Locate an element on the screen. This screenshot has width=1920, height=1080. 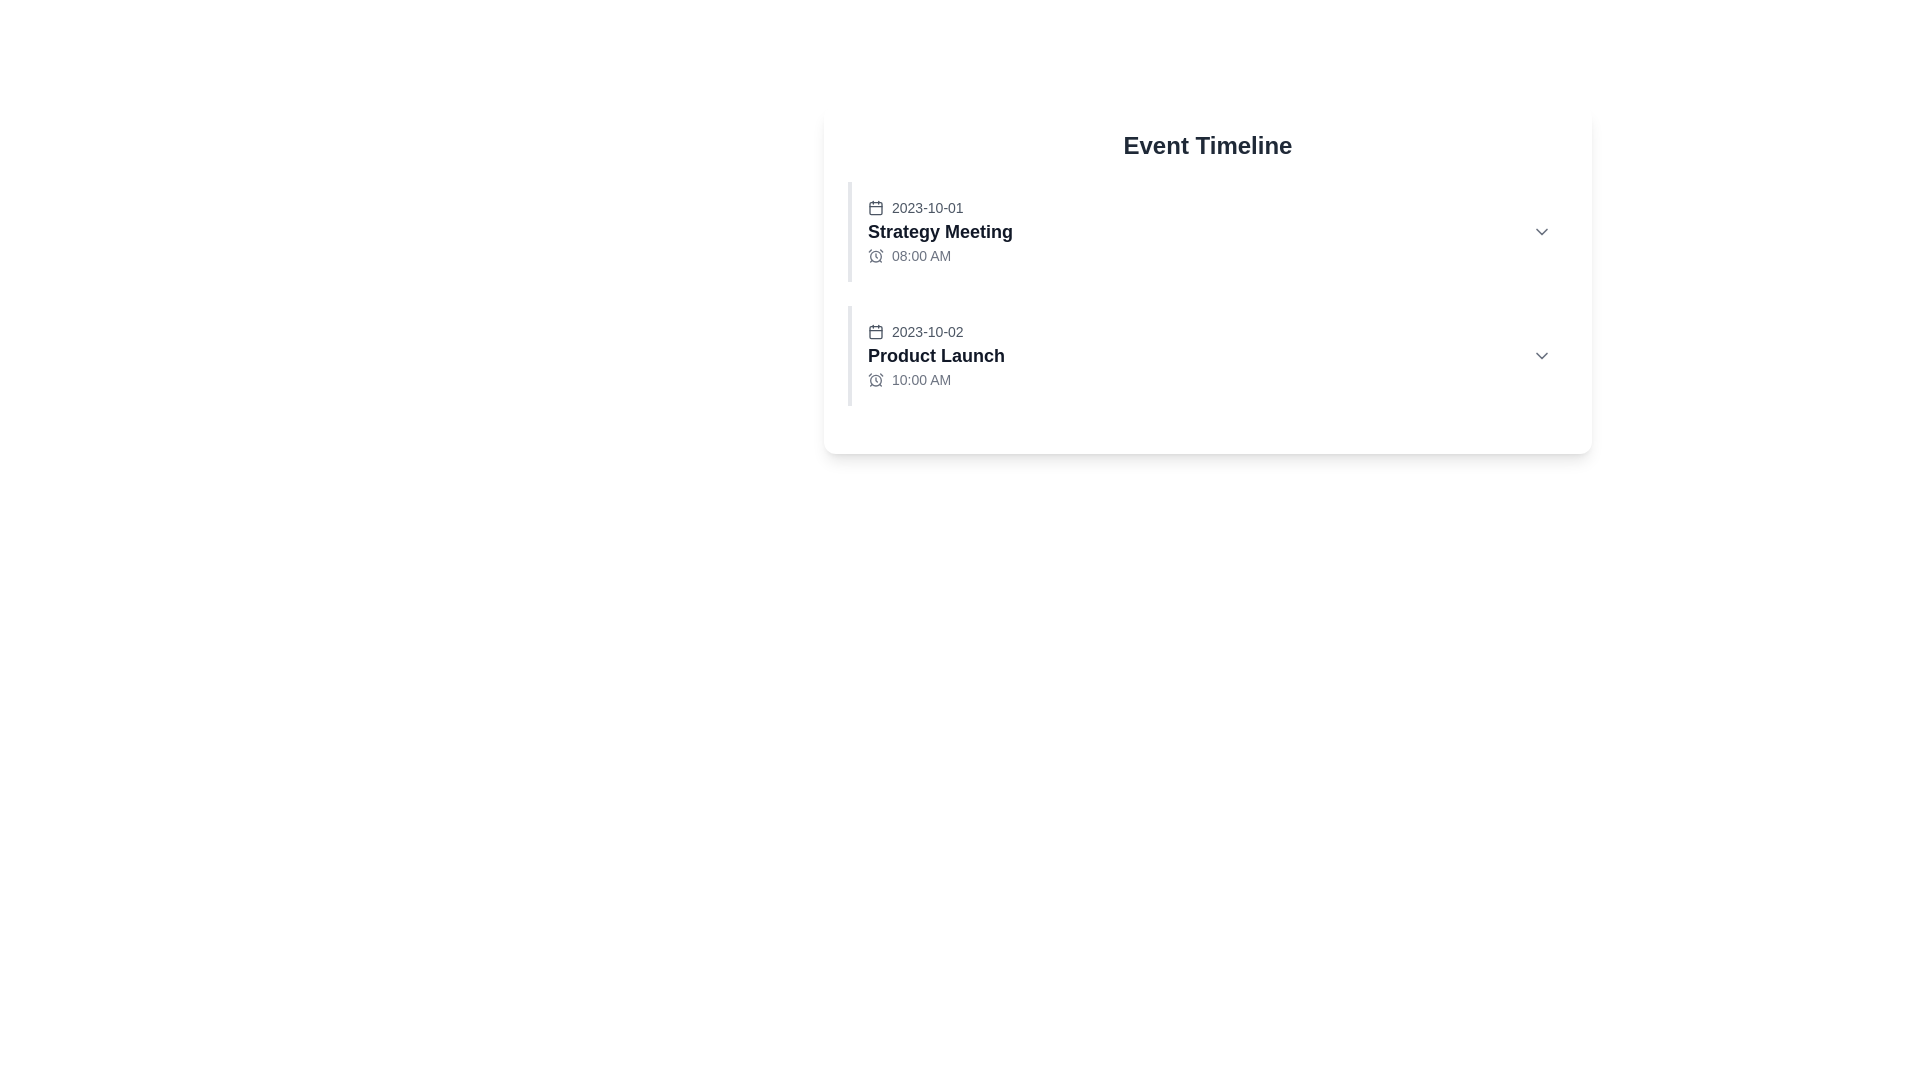
the 'Strategy Meeting' text label, which serves as the primary title for the event in the timeline, positioned below the date and above the time is located at coordinates (939, 230).